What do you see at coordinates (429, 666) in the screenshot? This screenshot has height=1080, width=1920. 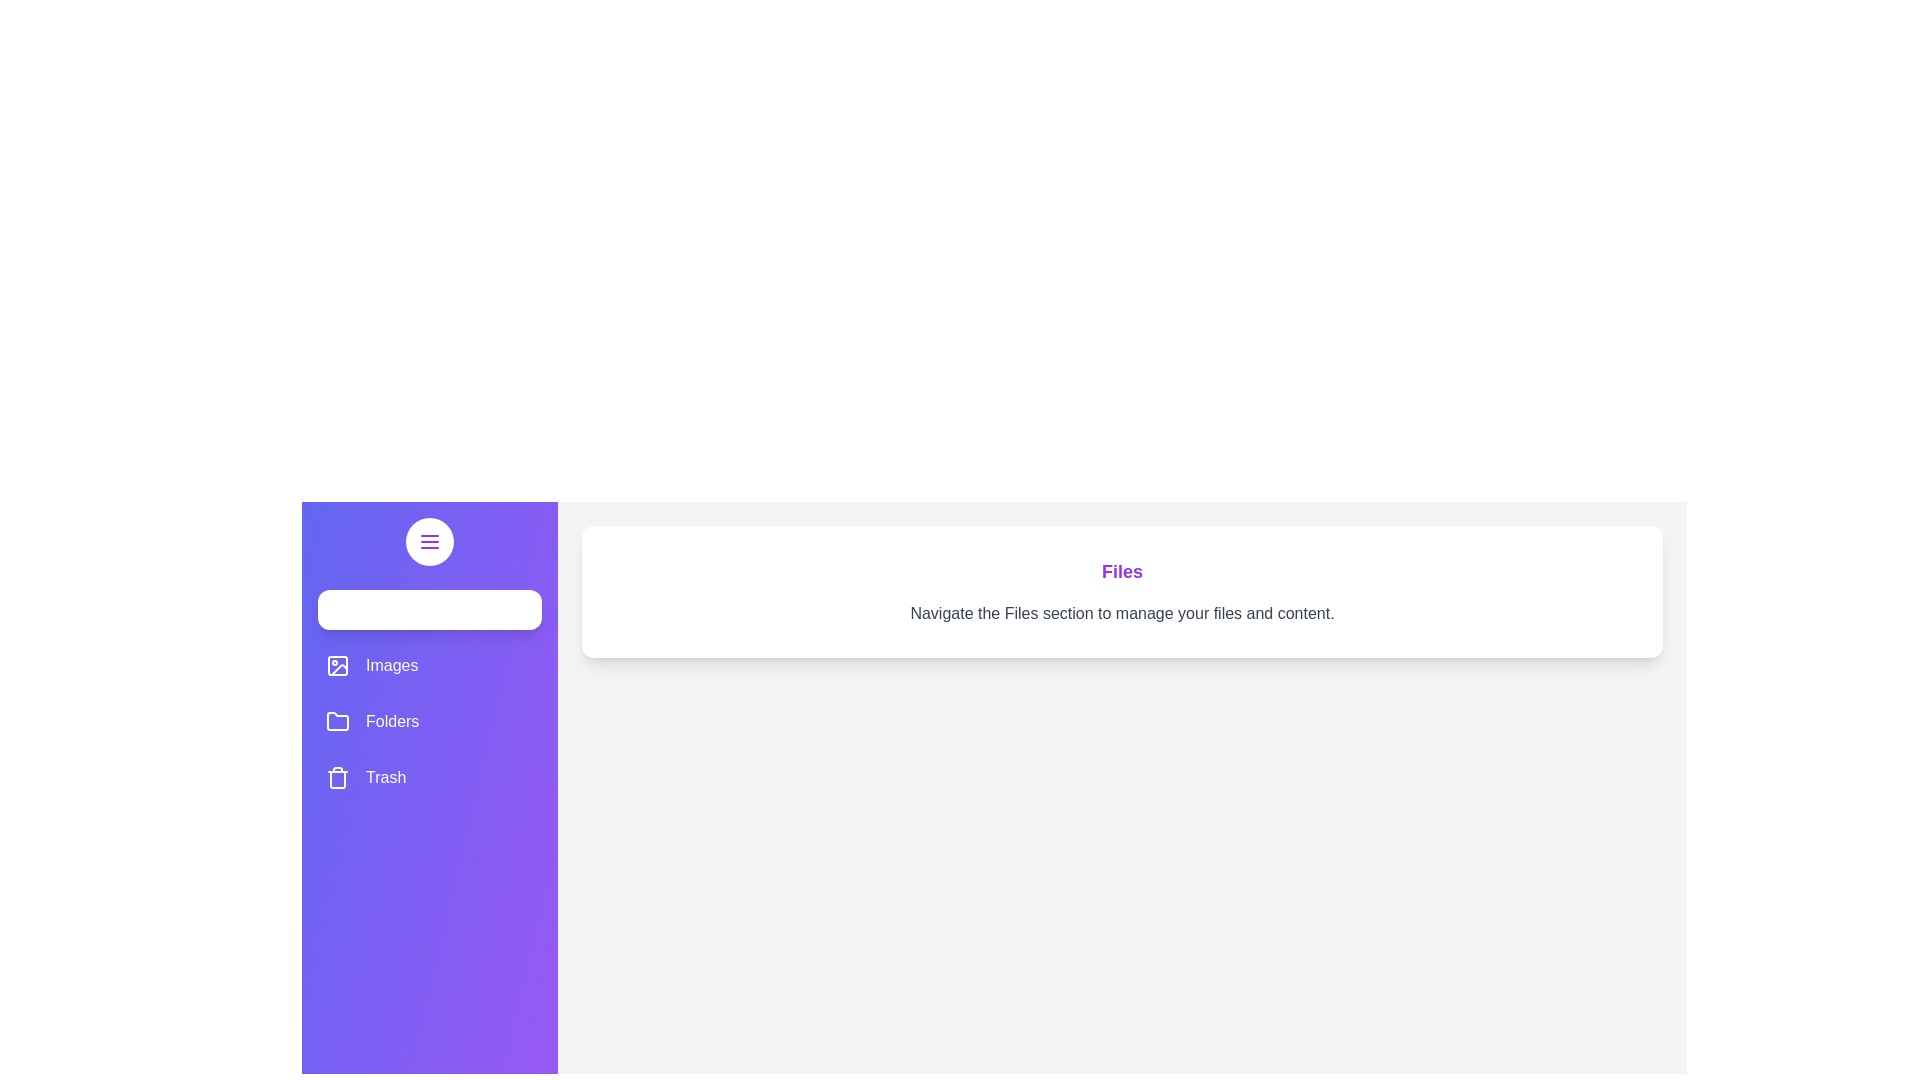 I see `the section Images to navigate to it` at bounding box center [429, 666].